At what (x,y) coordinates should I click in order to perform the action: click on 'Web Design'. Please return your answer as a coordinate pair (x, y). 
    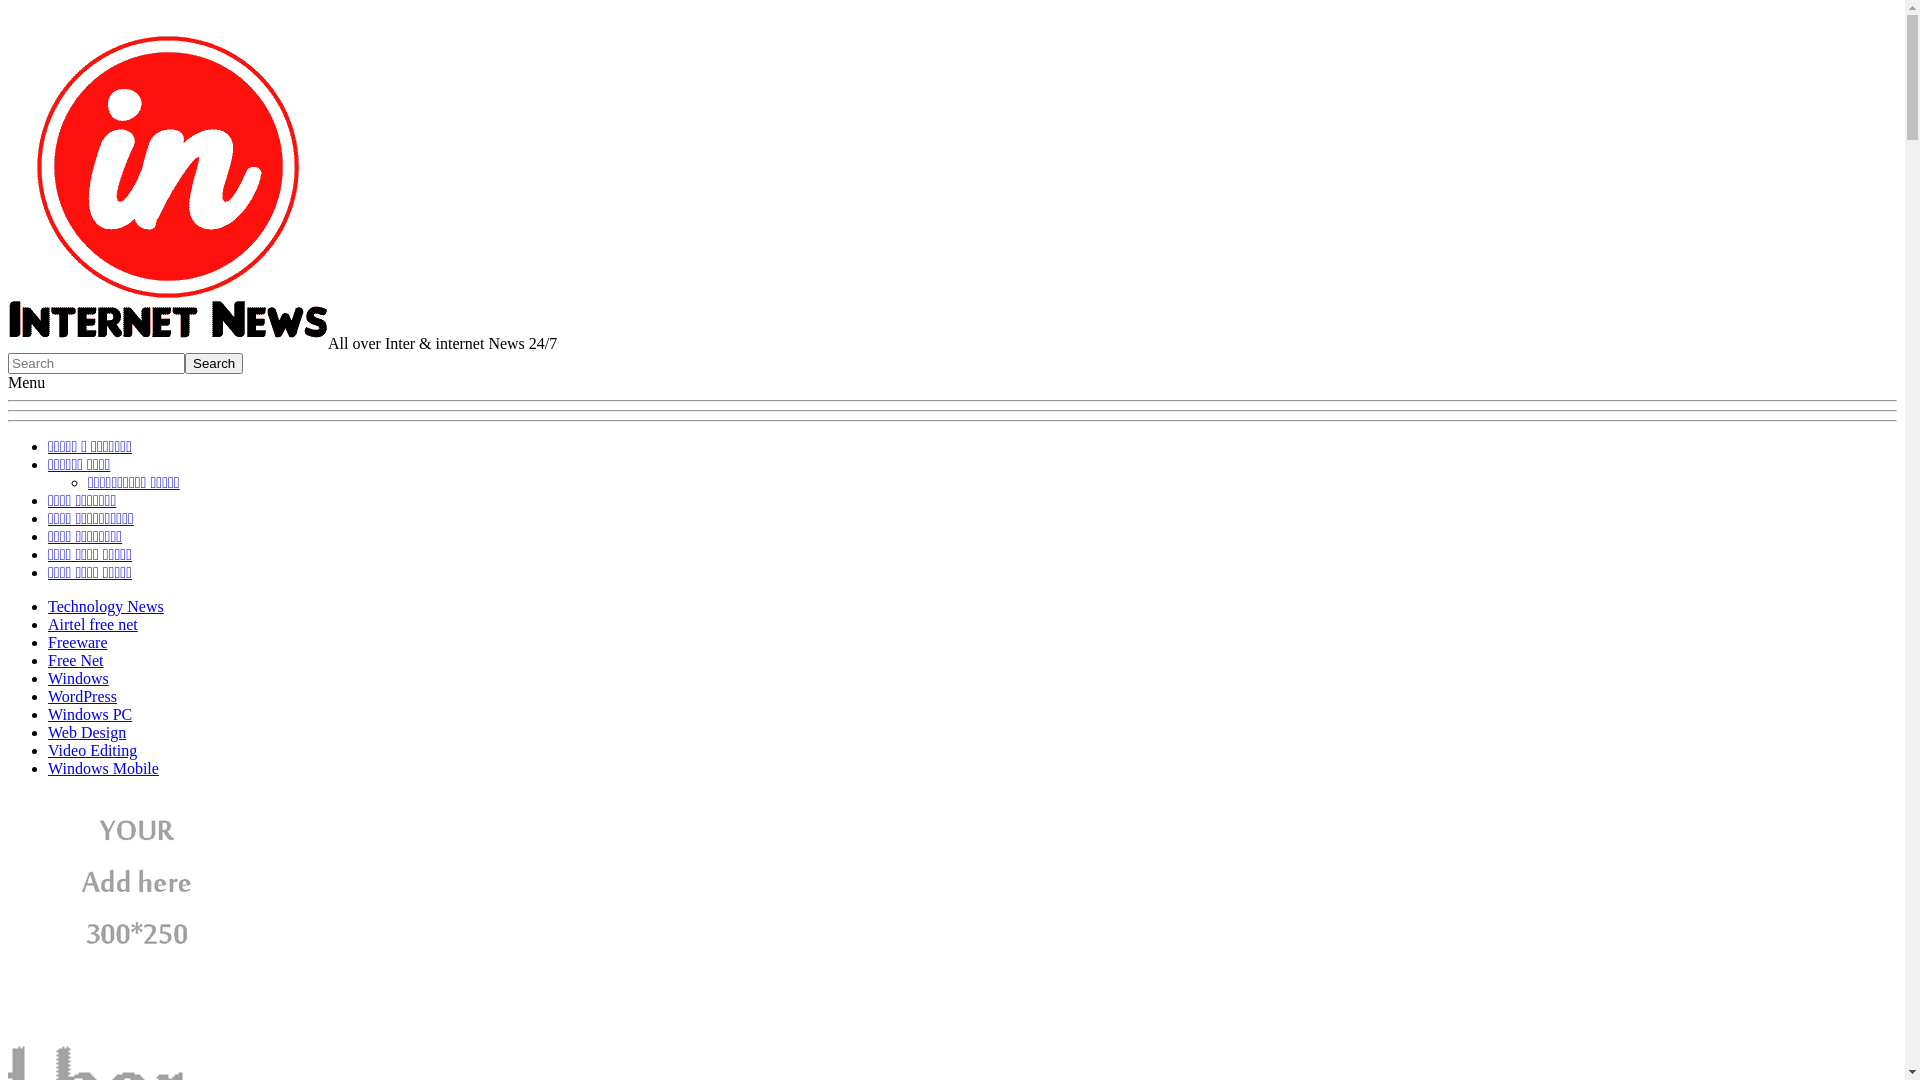
    Looking at the image, I should click on (85, 732).